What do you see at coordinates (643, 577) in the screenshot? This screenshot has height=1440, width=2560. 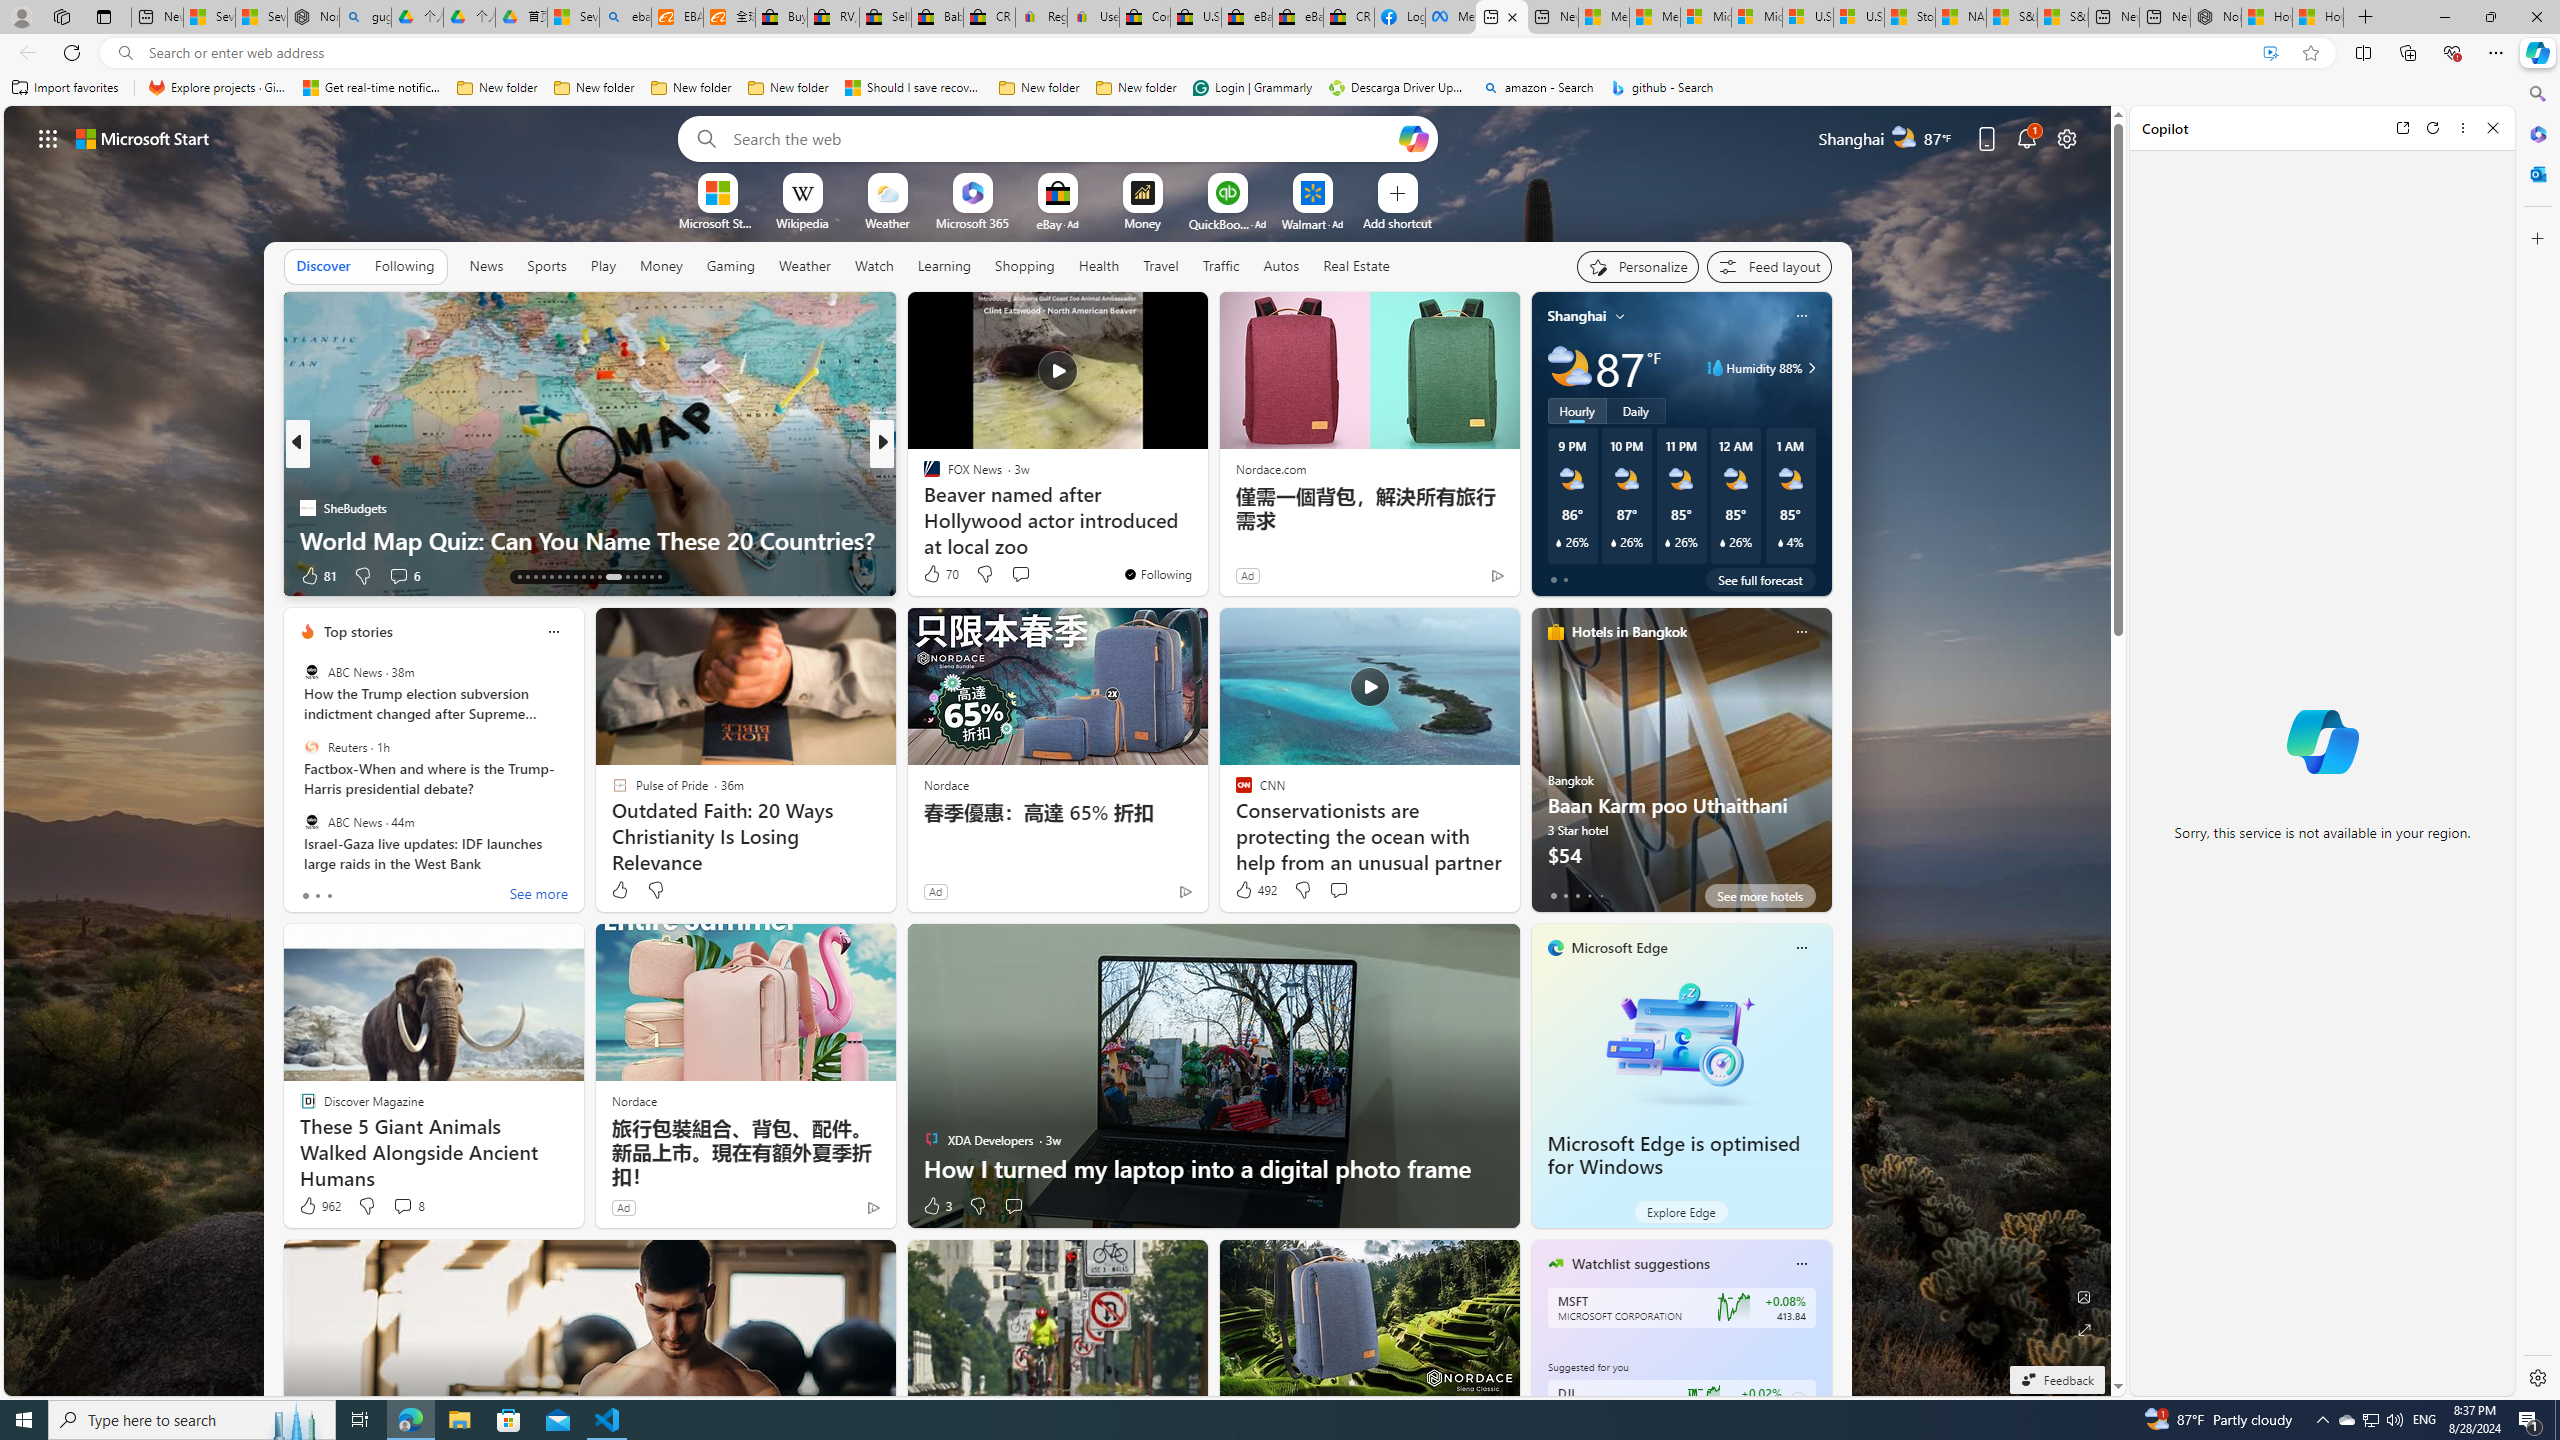 I see `'AutomationID: tab-33'` at bounding box center [643, 577].